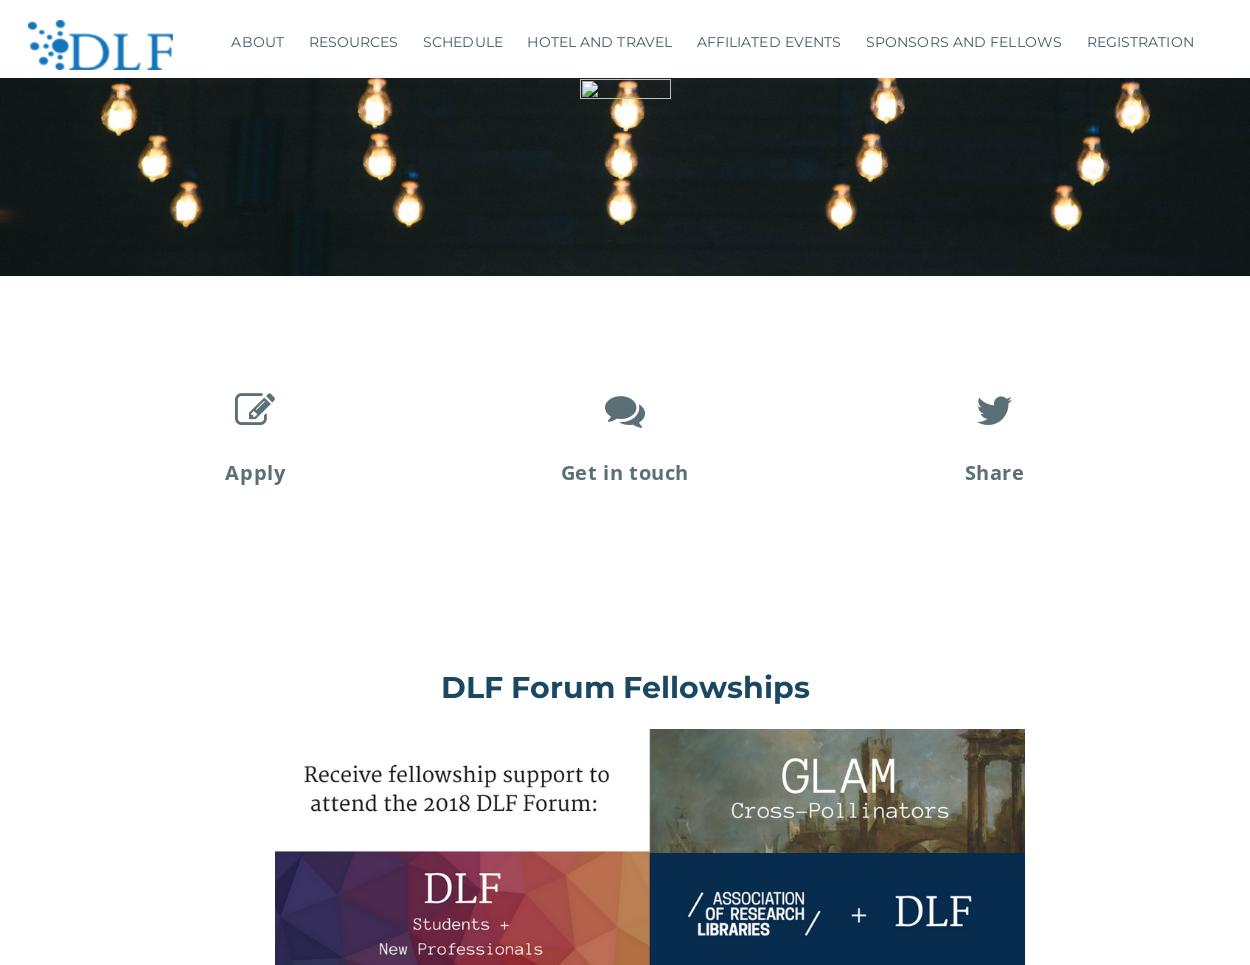 This screenshot has width=1250, height=965. I want to click on 'Shared Note-Taking', so click(348, 246).